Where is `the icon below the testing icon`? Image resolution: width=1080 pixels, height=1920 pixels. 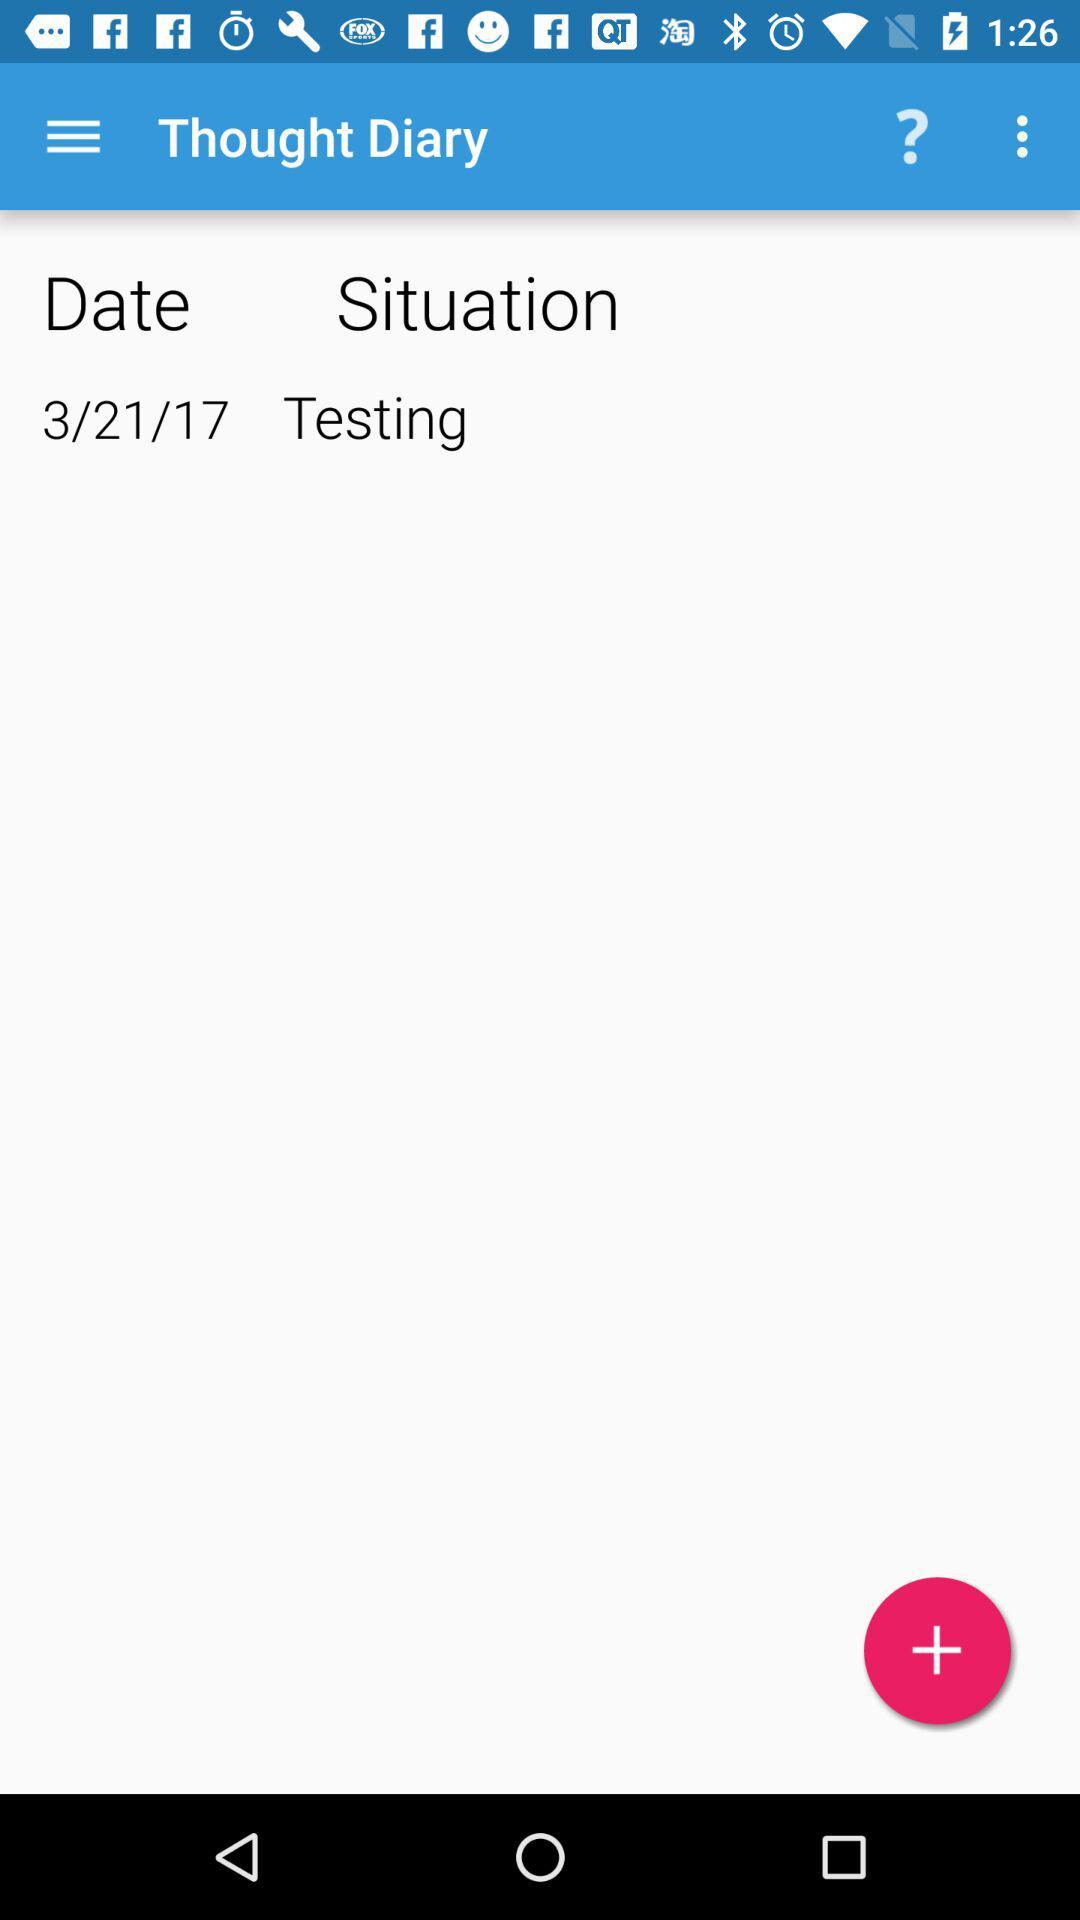 the icon below the testing icon is located at coordinates (937, 1650).